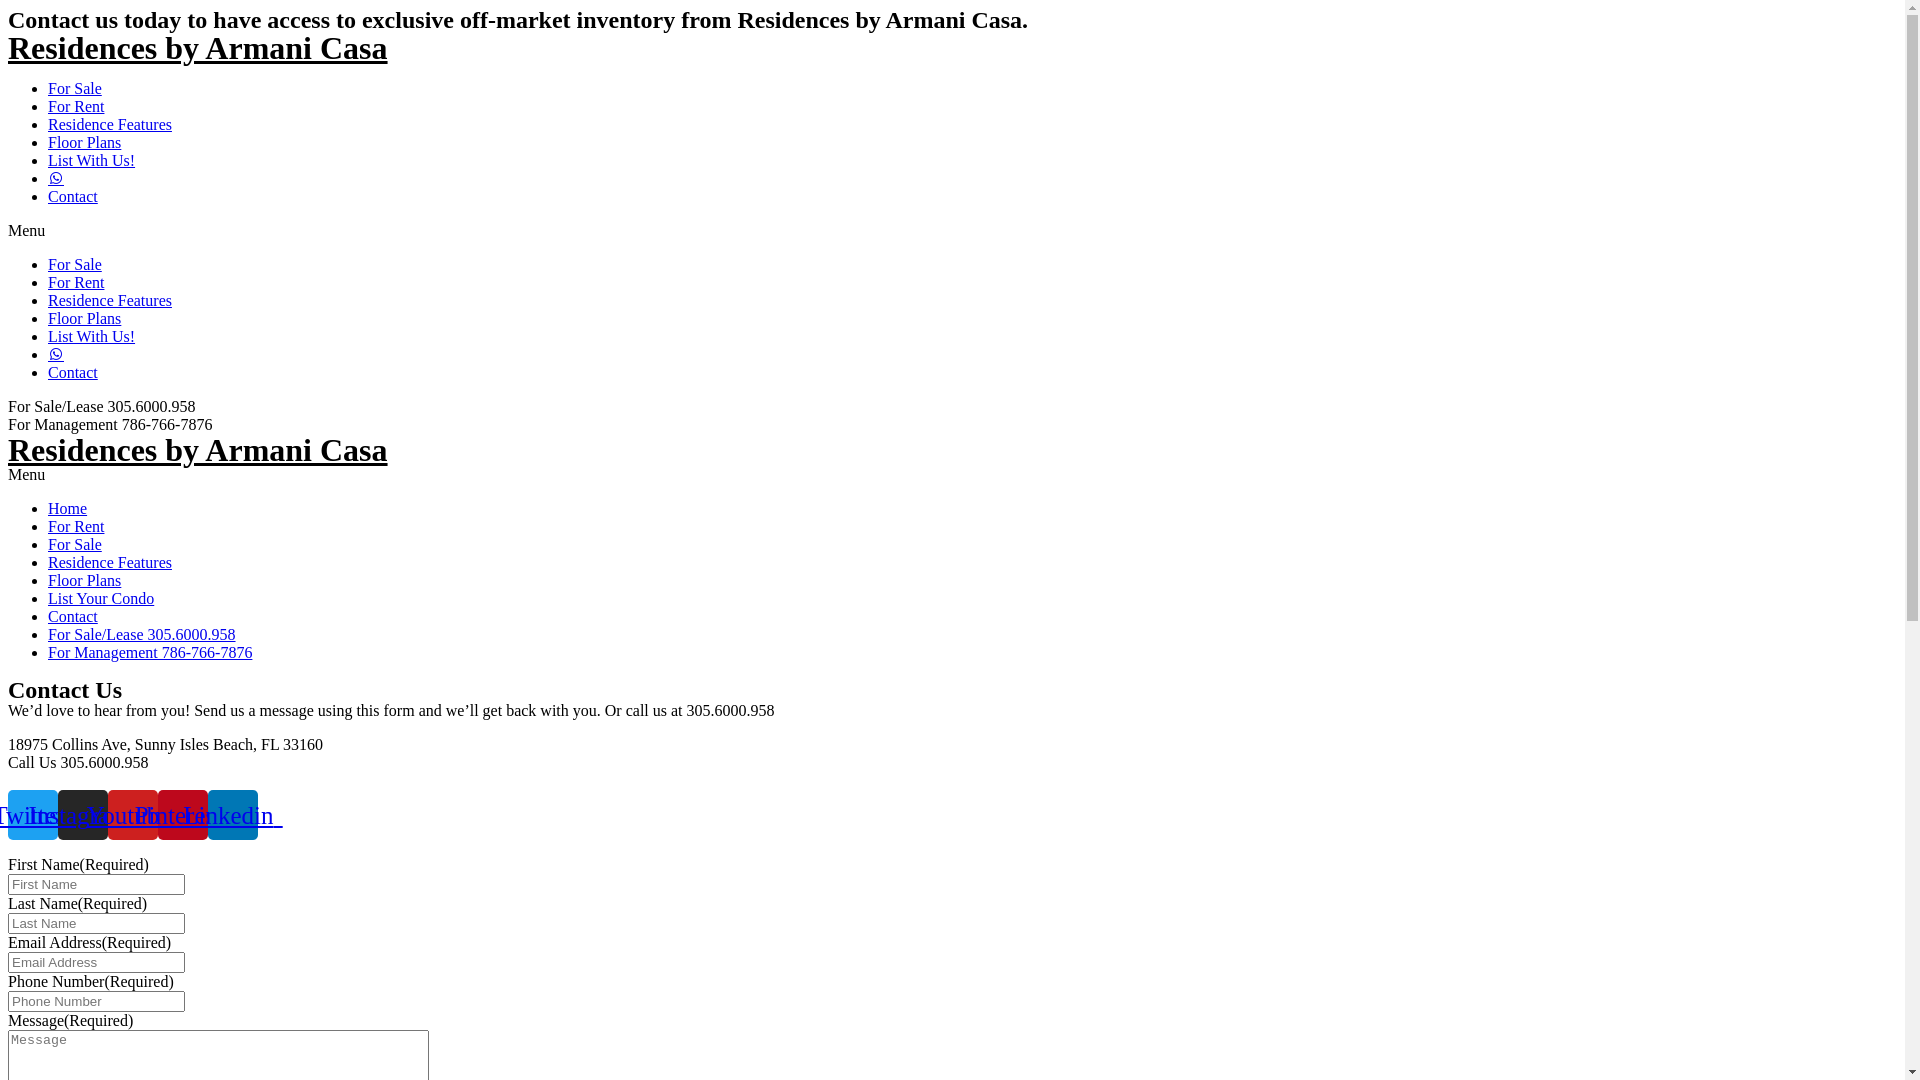 The width and height of the screenshot is (1920, 1080). Describe the element at coordinates (148, 652) in the screenshot. I see `'For Management 786-766-7876'` at that location.